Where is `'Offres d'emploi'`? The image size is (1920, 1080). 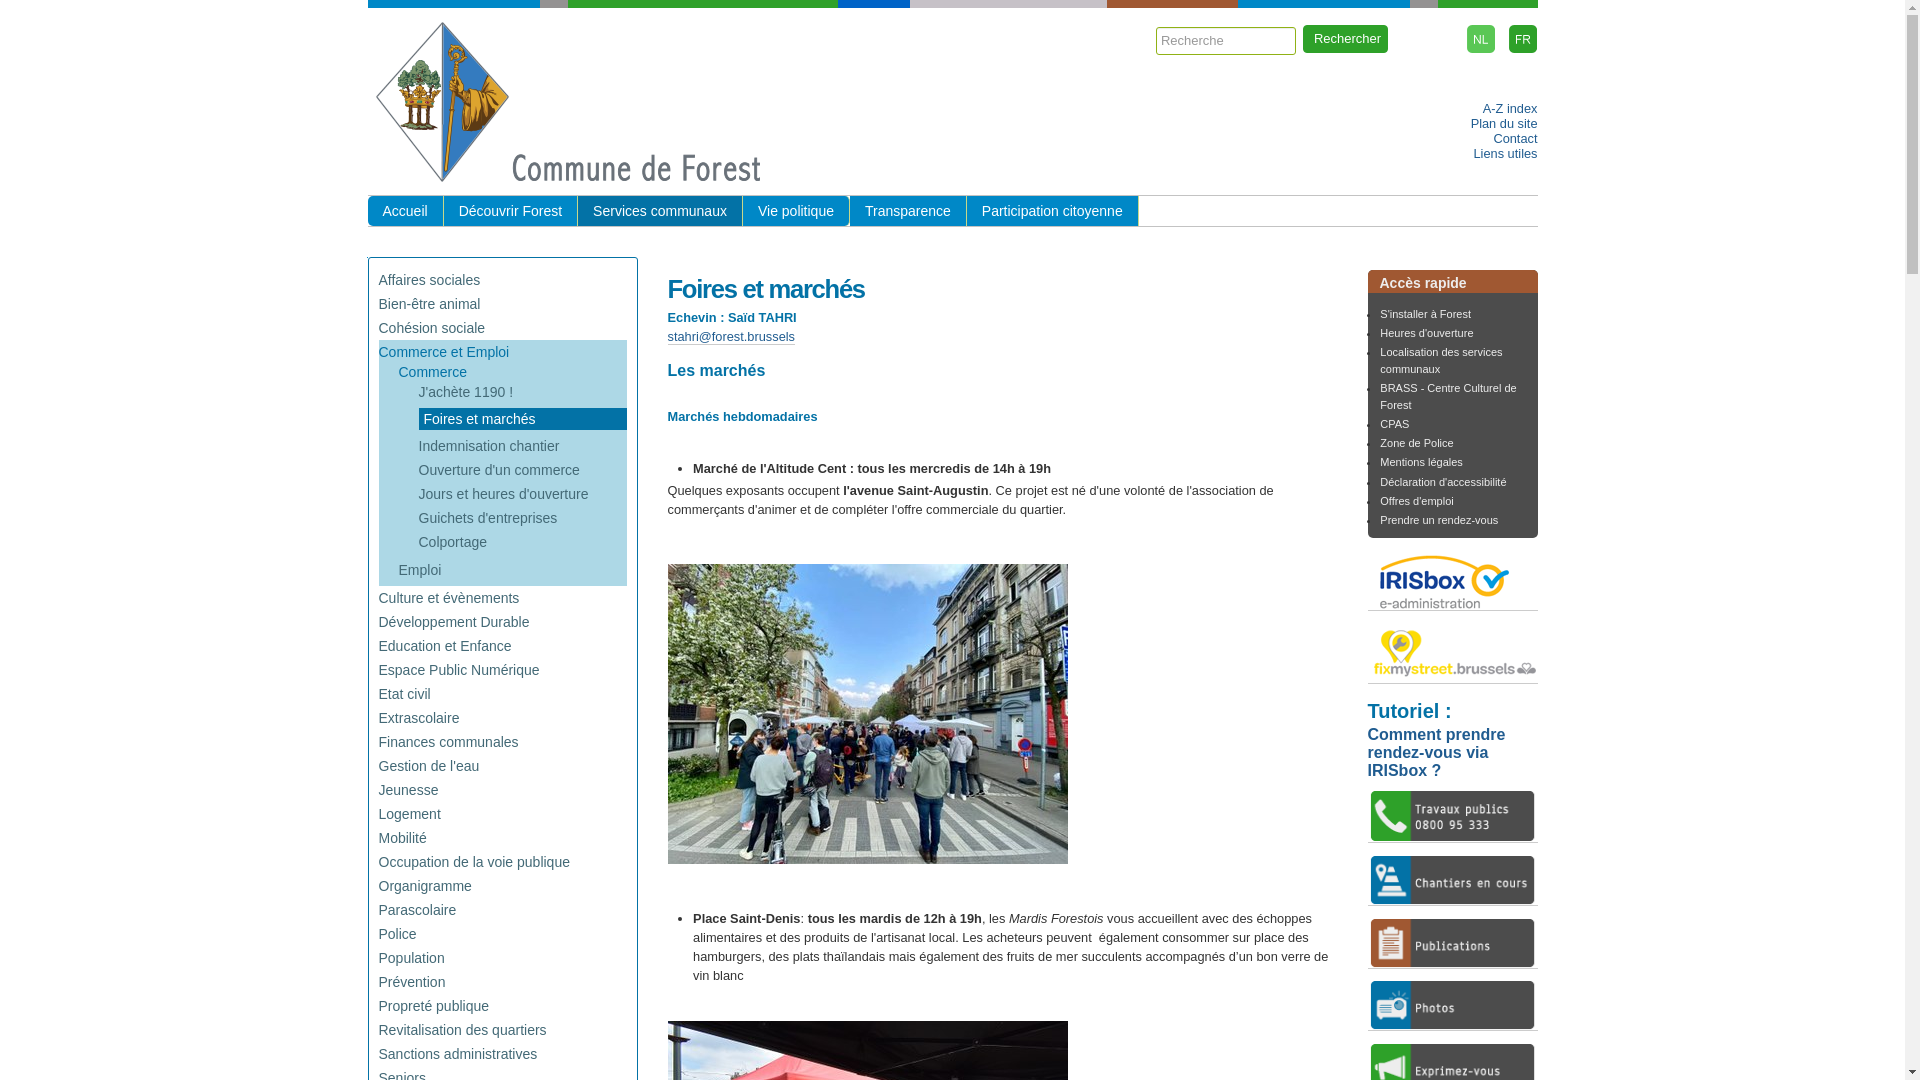
'Offres d'emploi' is located at coordinates (1415, 500).